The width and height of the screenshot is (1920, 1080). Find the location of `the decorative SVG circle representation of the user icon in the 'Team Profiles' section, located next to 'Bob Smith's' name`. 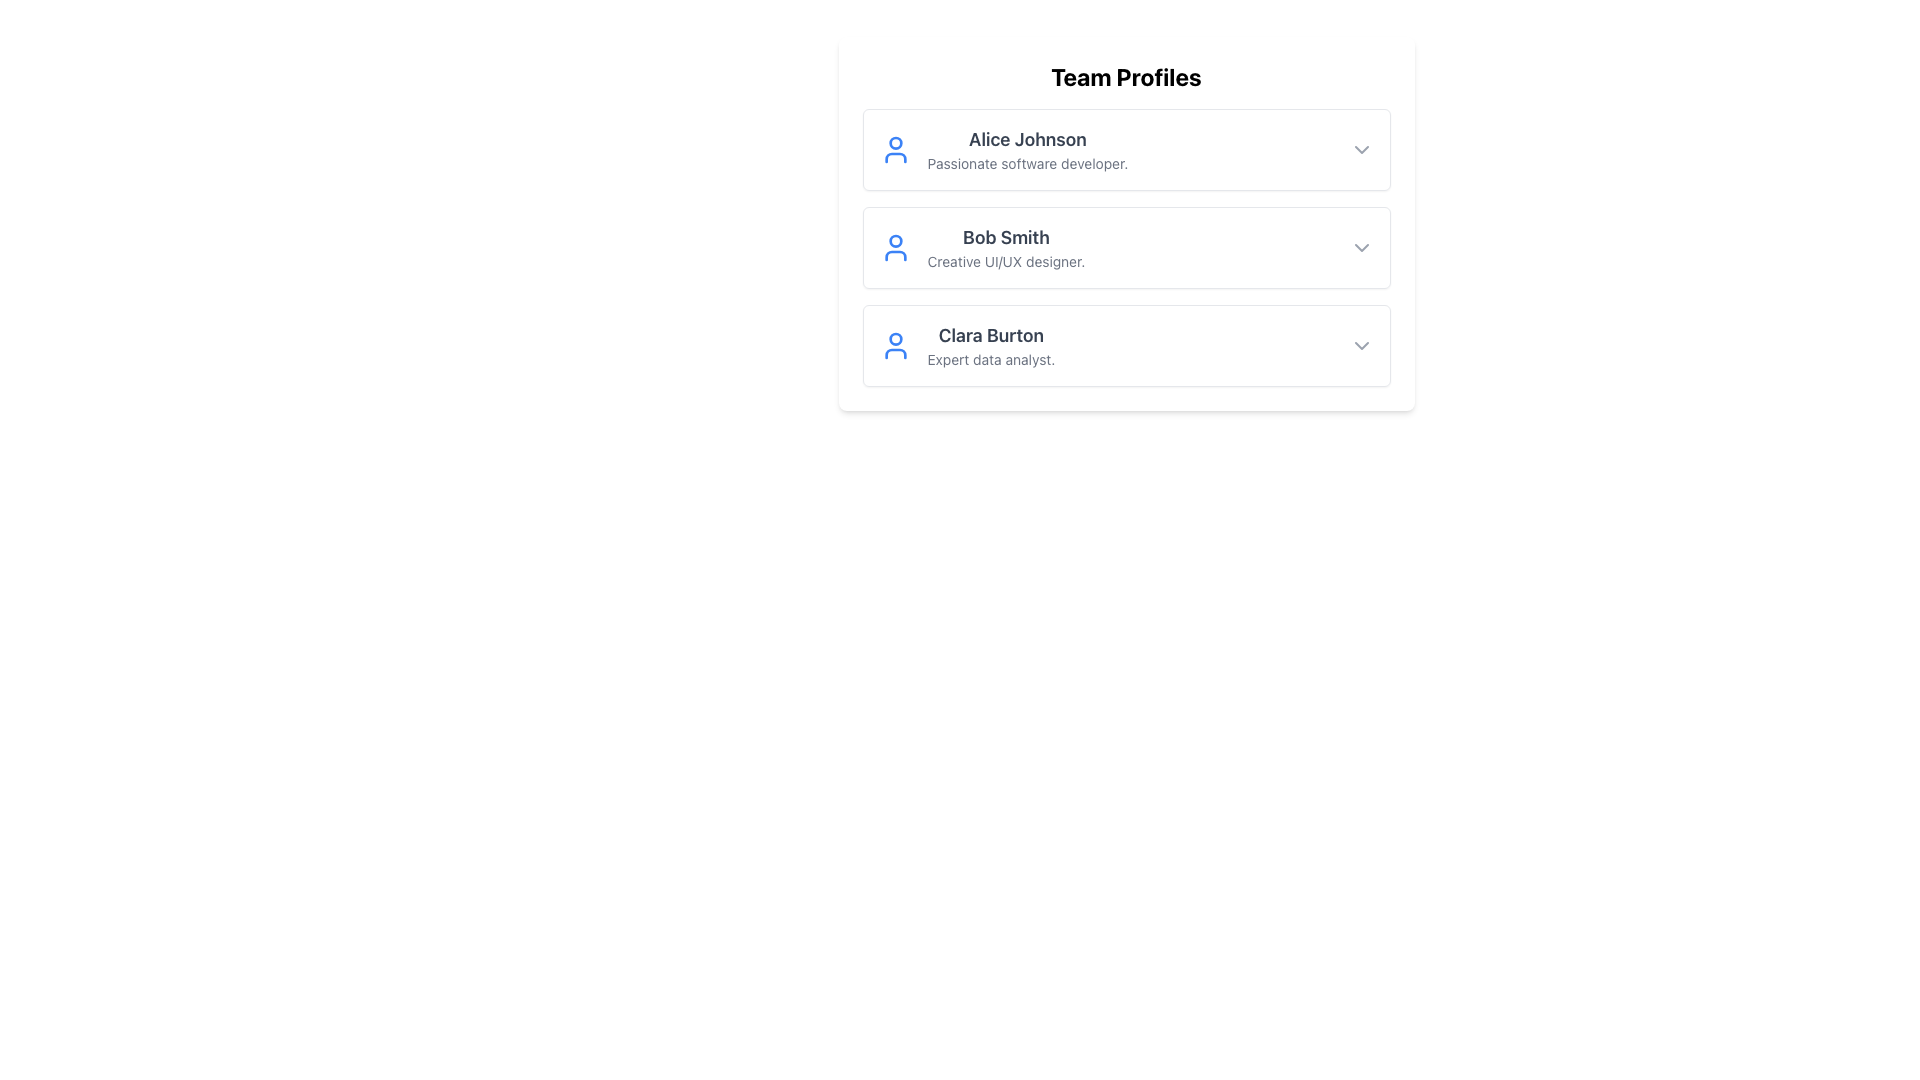

the decorative SVG circle representation of the user icon in the 'Team Profiles' section, located next to 'Bob Smith's' name is located at coordinates (894, 240).